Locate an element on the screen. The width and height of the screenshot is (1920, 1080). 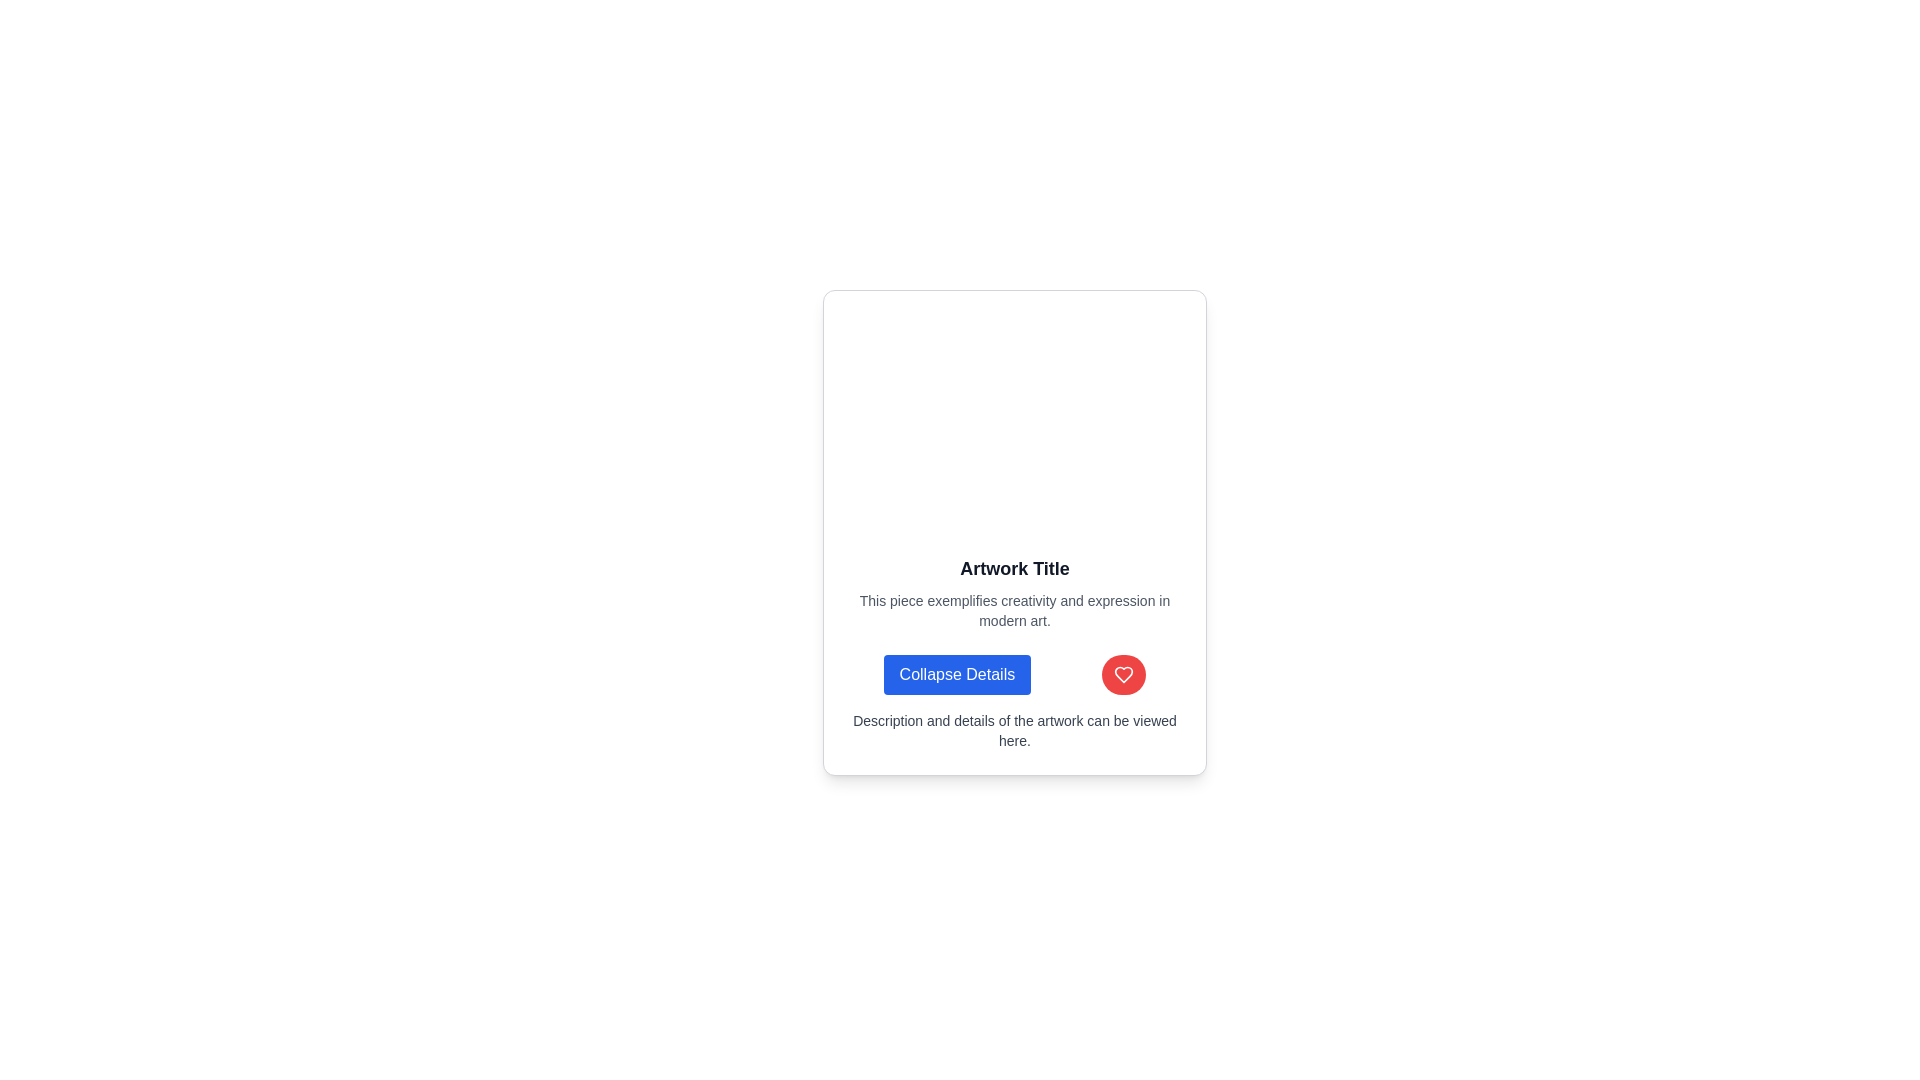
text label (heading) that serves as the title for the artwork, prominently displayed above the descriptive paragraph is located at coordinates (1014, 569).